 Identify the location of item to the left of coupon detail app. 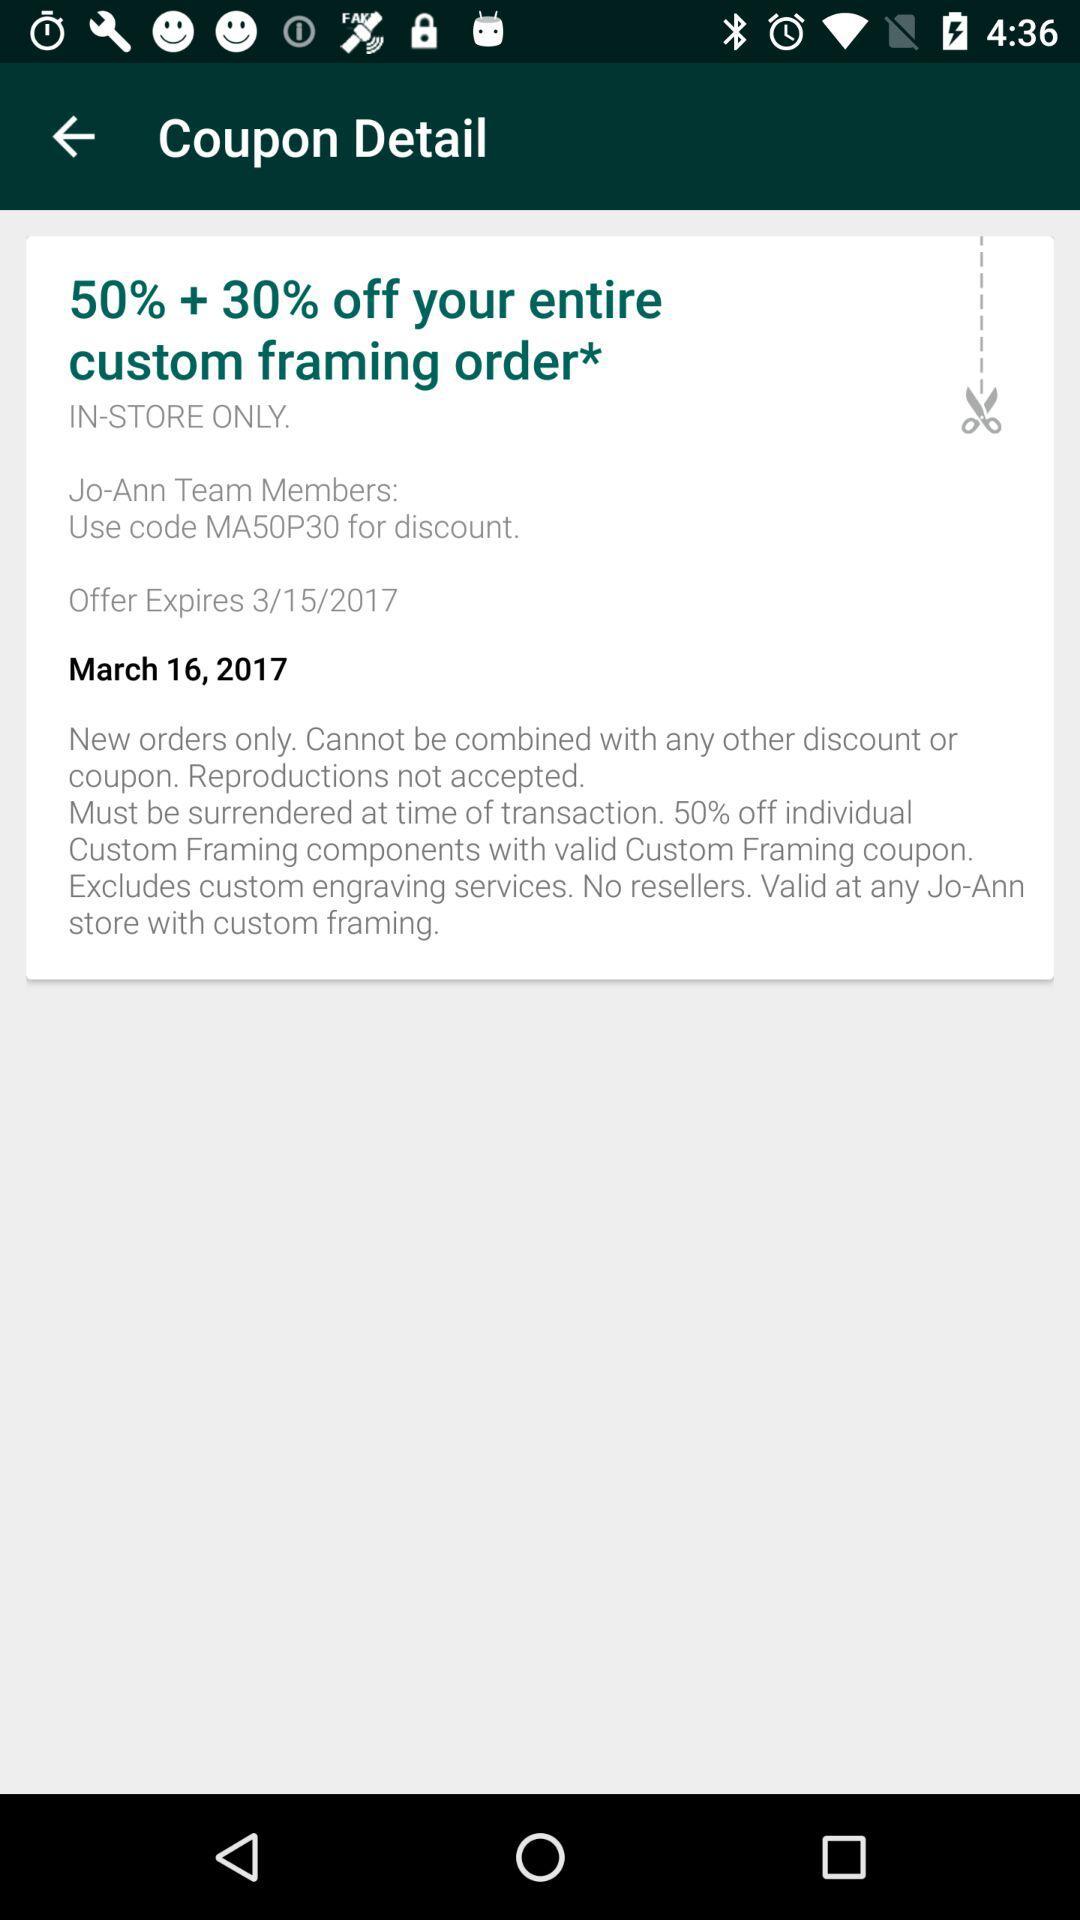
(72, 135).